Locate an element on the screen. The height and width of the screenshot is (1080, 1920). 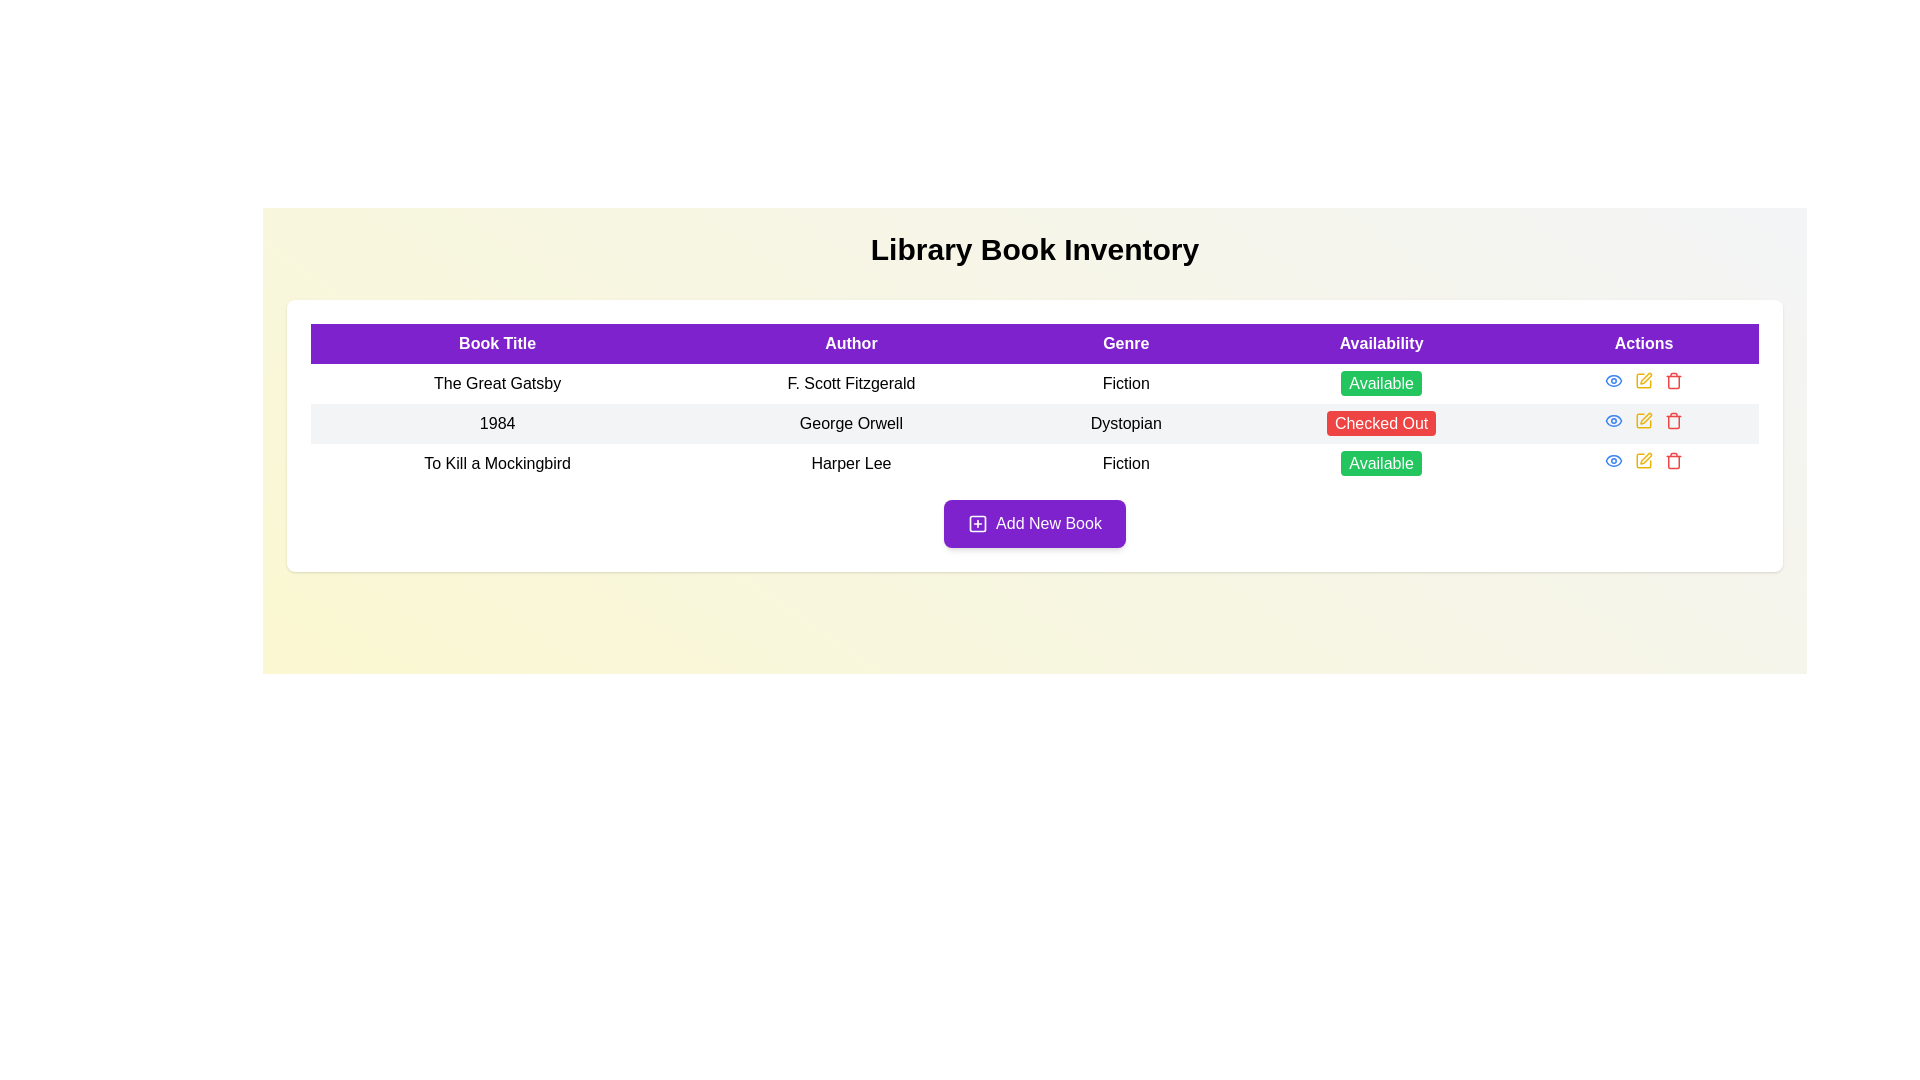
the text label displaying the author's name for the book '1984', located in the second cell of the 'Author' column is located at coordinates (851, 423).